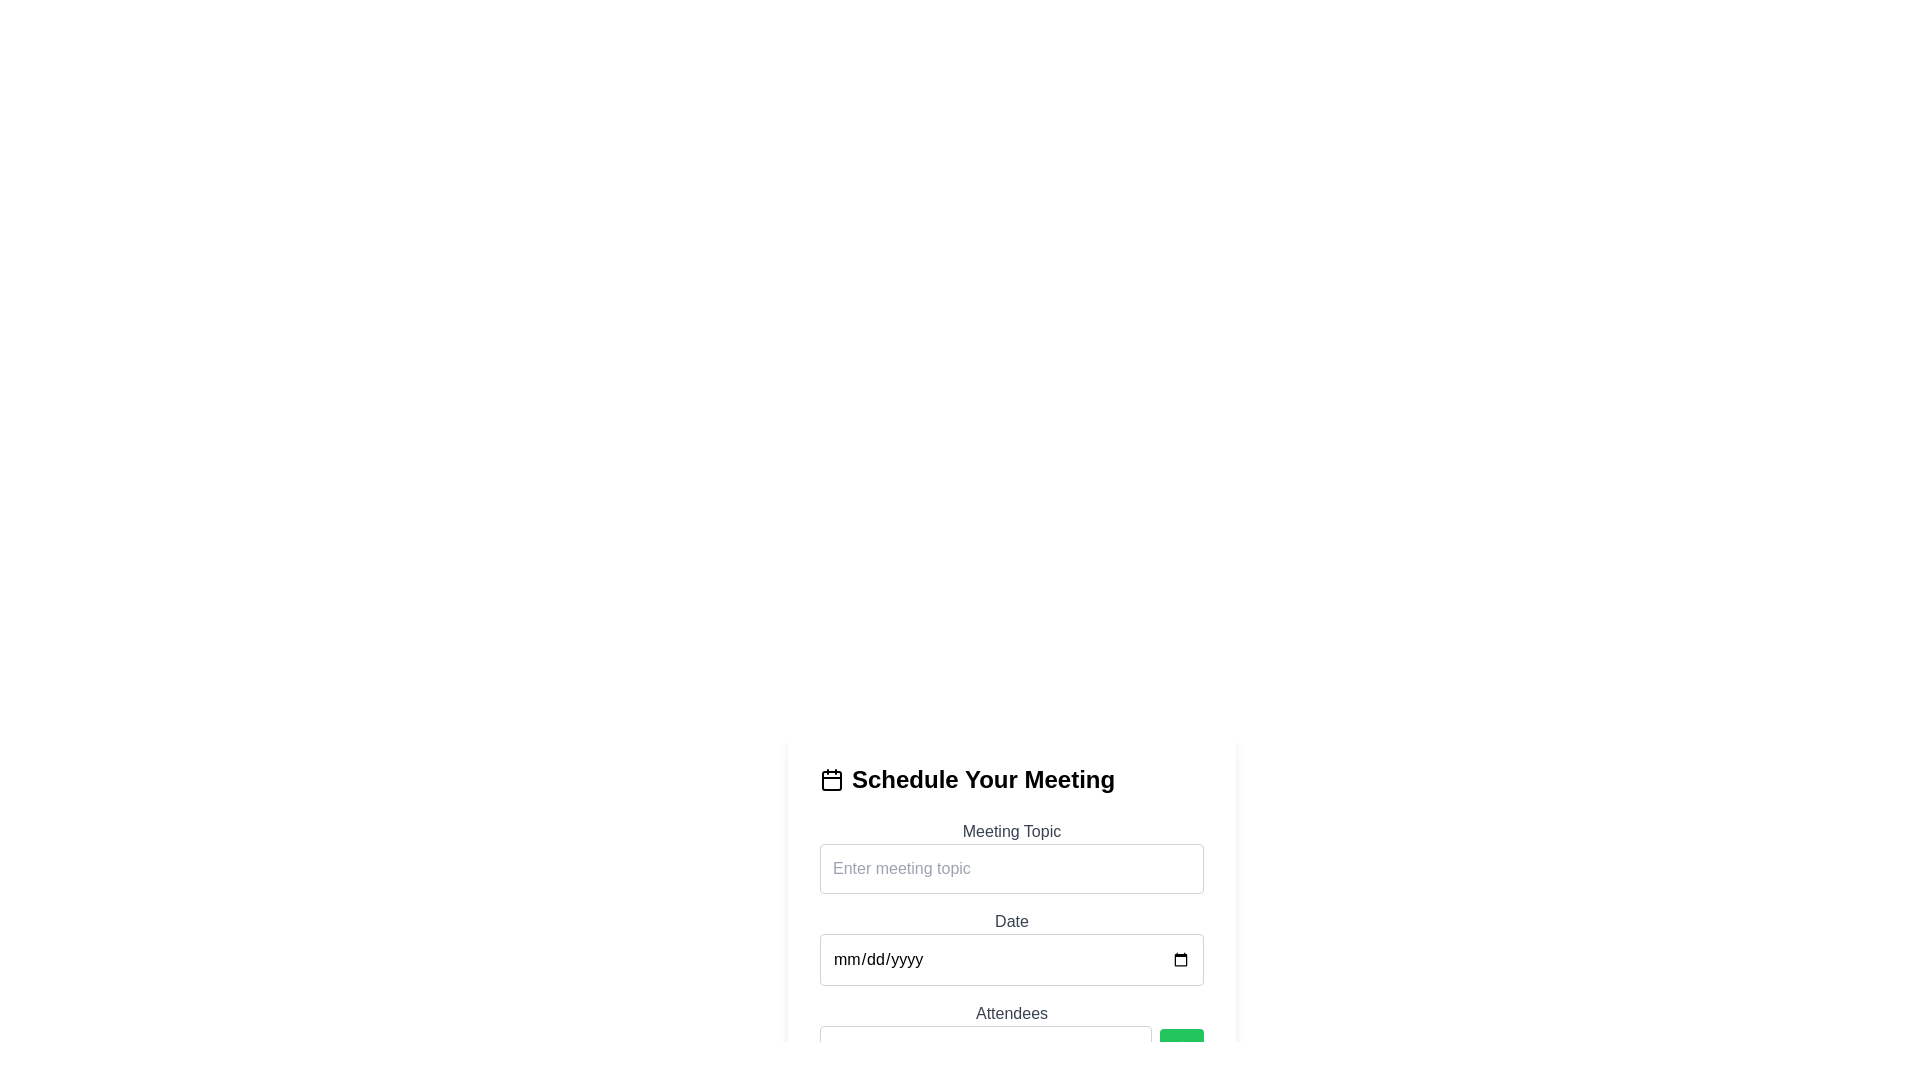 This screenshot has width=1920, height=1080. I want to click on the input field labeled 'Meeting Topic' which has a placeholder 'Enter meeting topic', so click(1012, 855).